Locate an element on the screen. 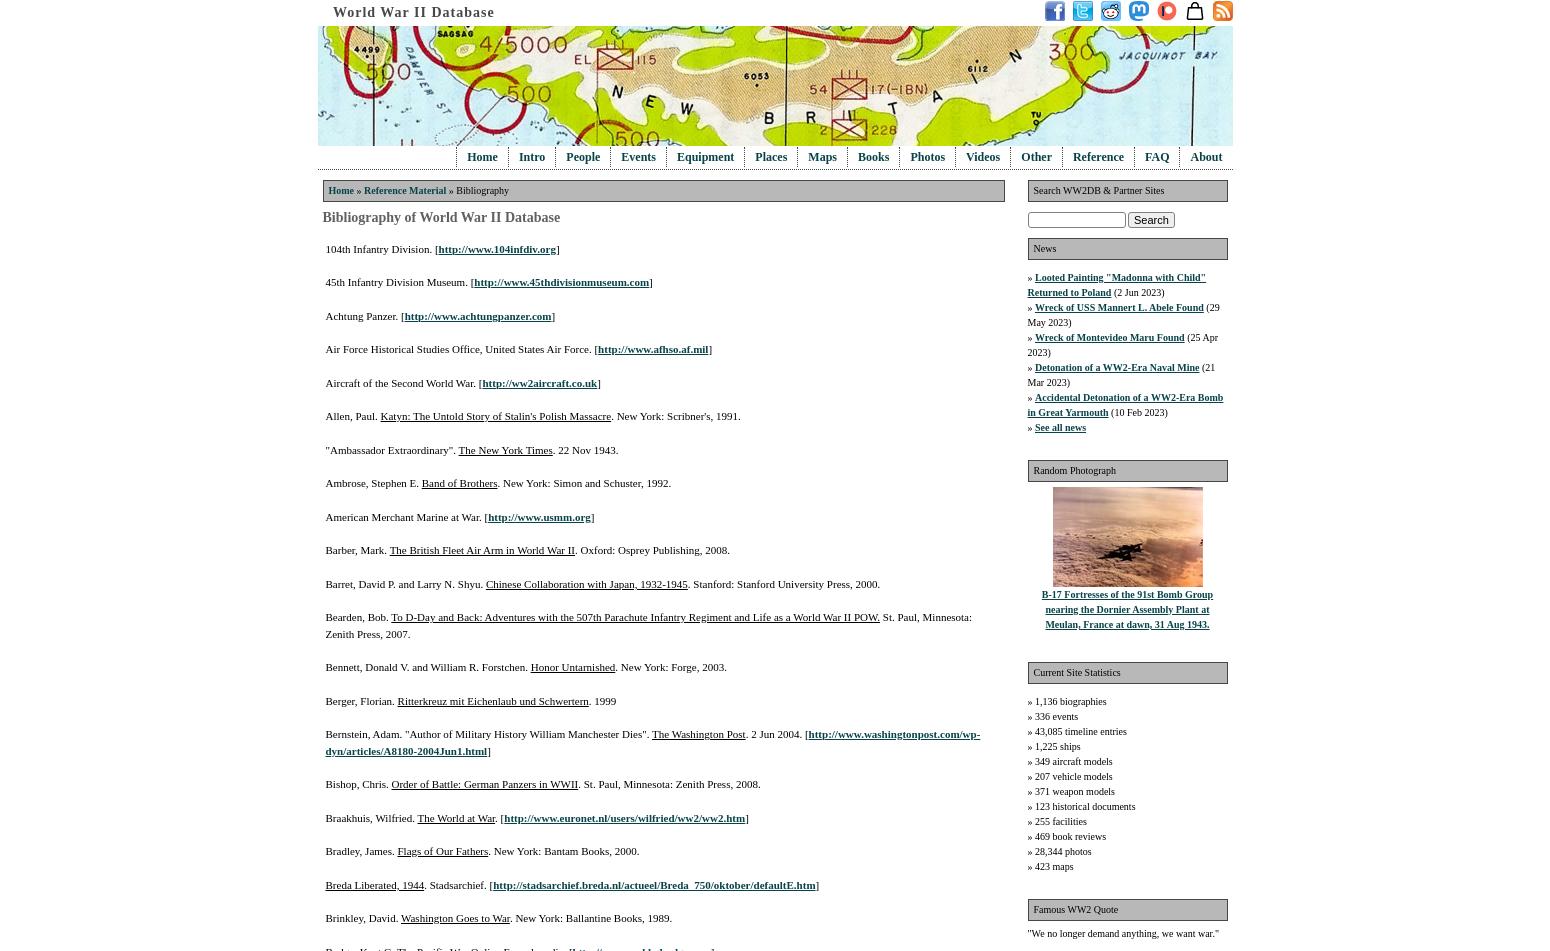  'Places' is located at coordinates (755, 157).